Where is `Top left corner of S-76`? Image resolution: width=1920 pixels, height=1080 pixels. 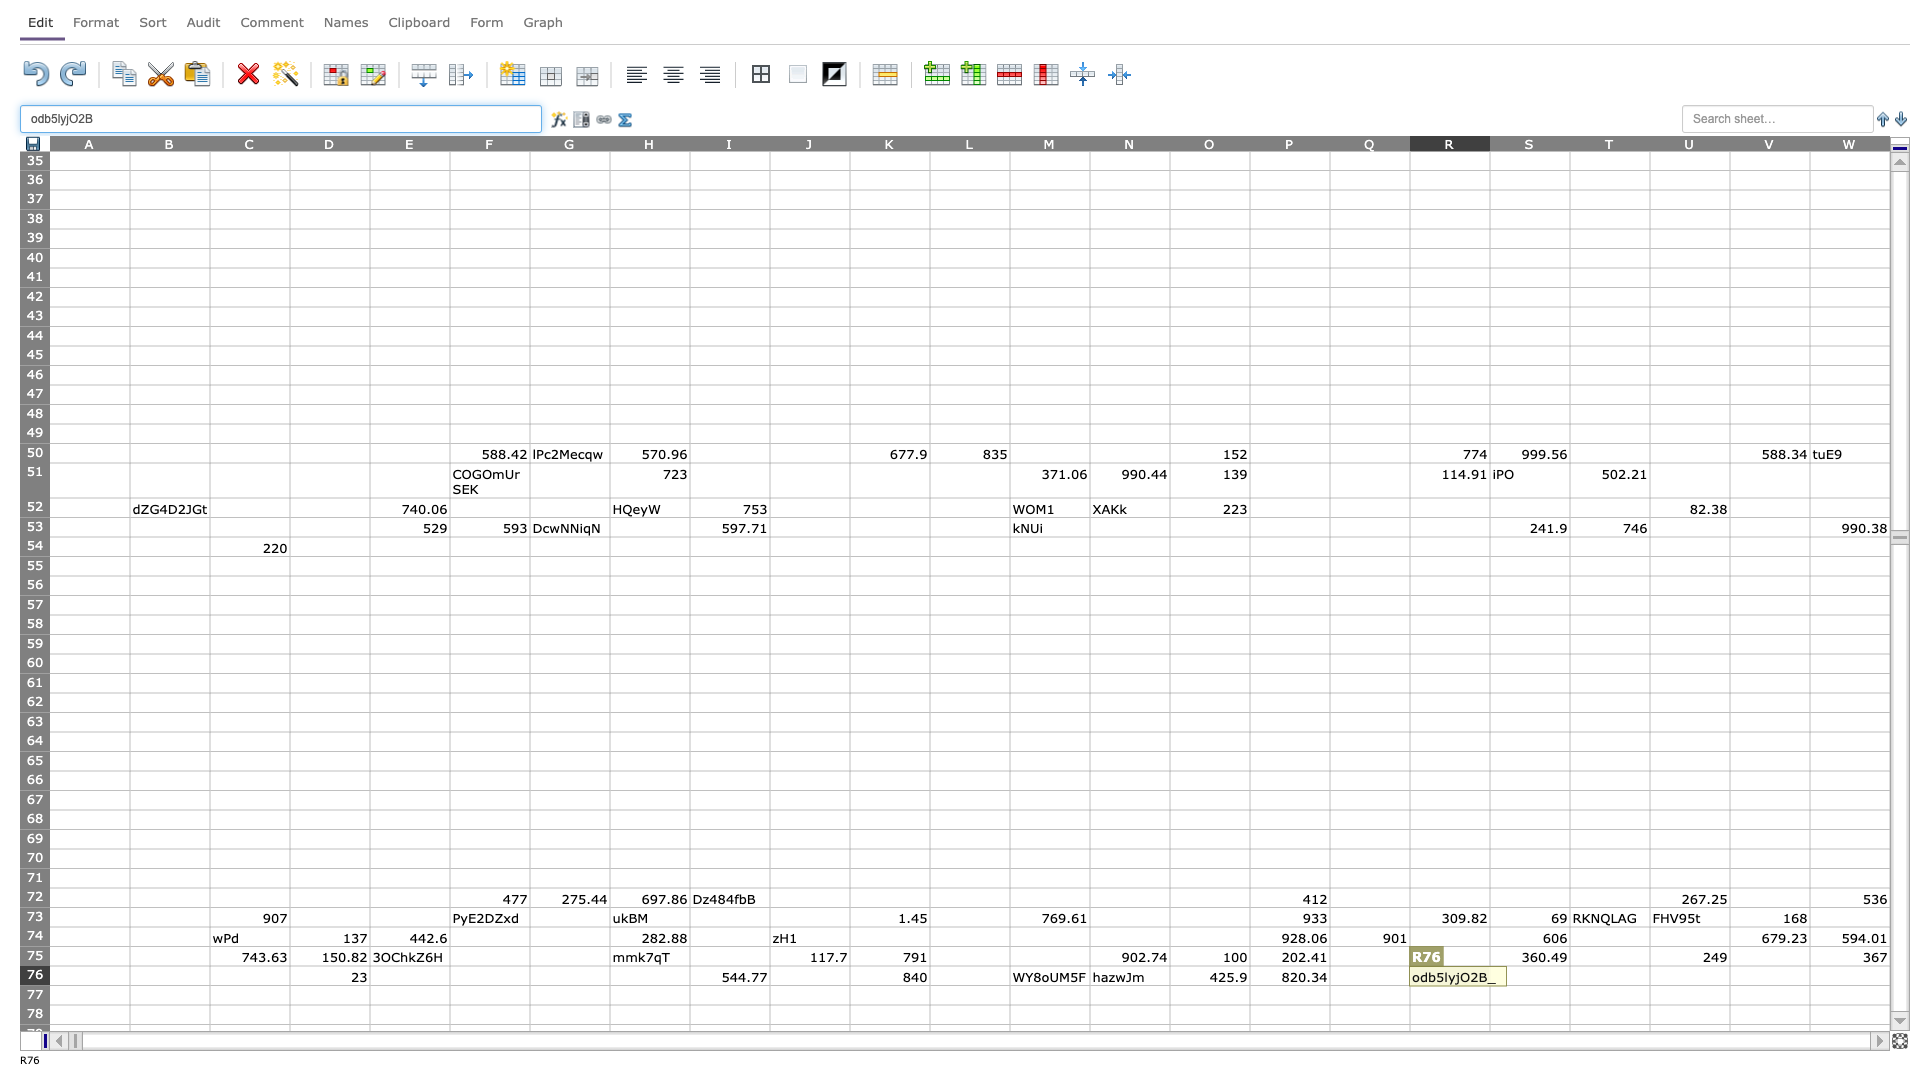 Top left corner of S-76 is located at coordinates (1489, 964).